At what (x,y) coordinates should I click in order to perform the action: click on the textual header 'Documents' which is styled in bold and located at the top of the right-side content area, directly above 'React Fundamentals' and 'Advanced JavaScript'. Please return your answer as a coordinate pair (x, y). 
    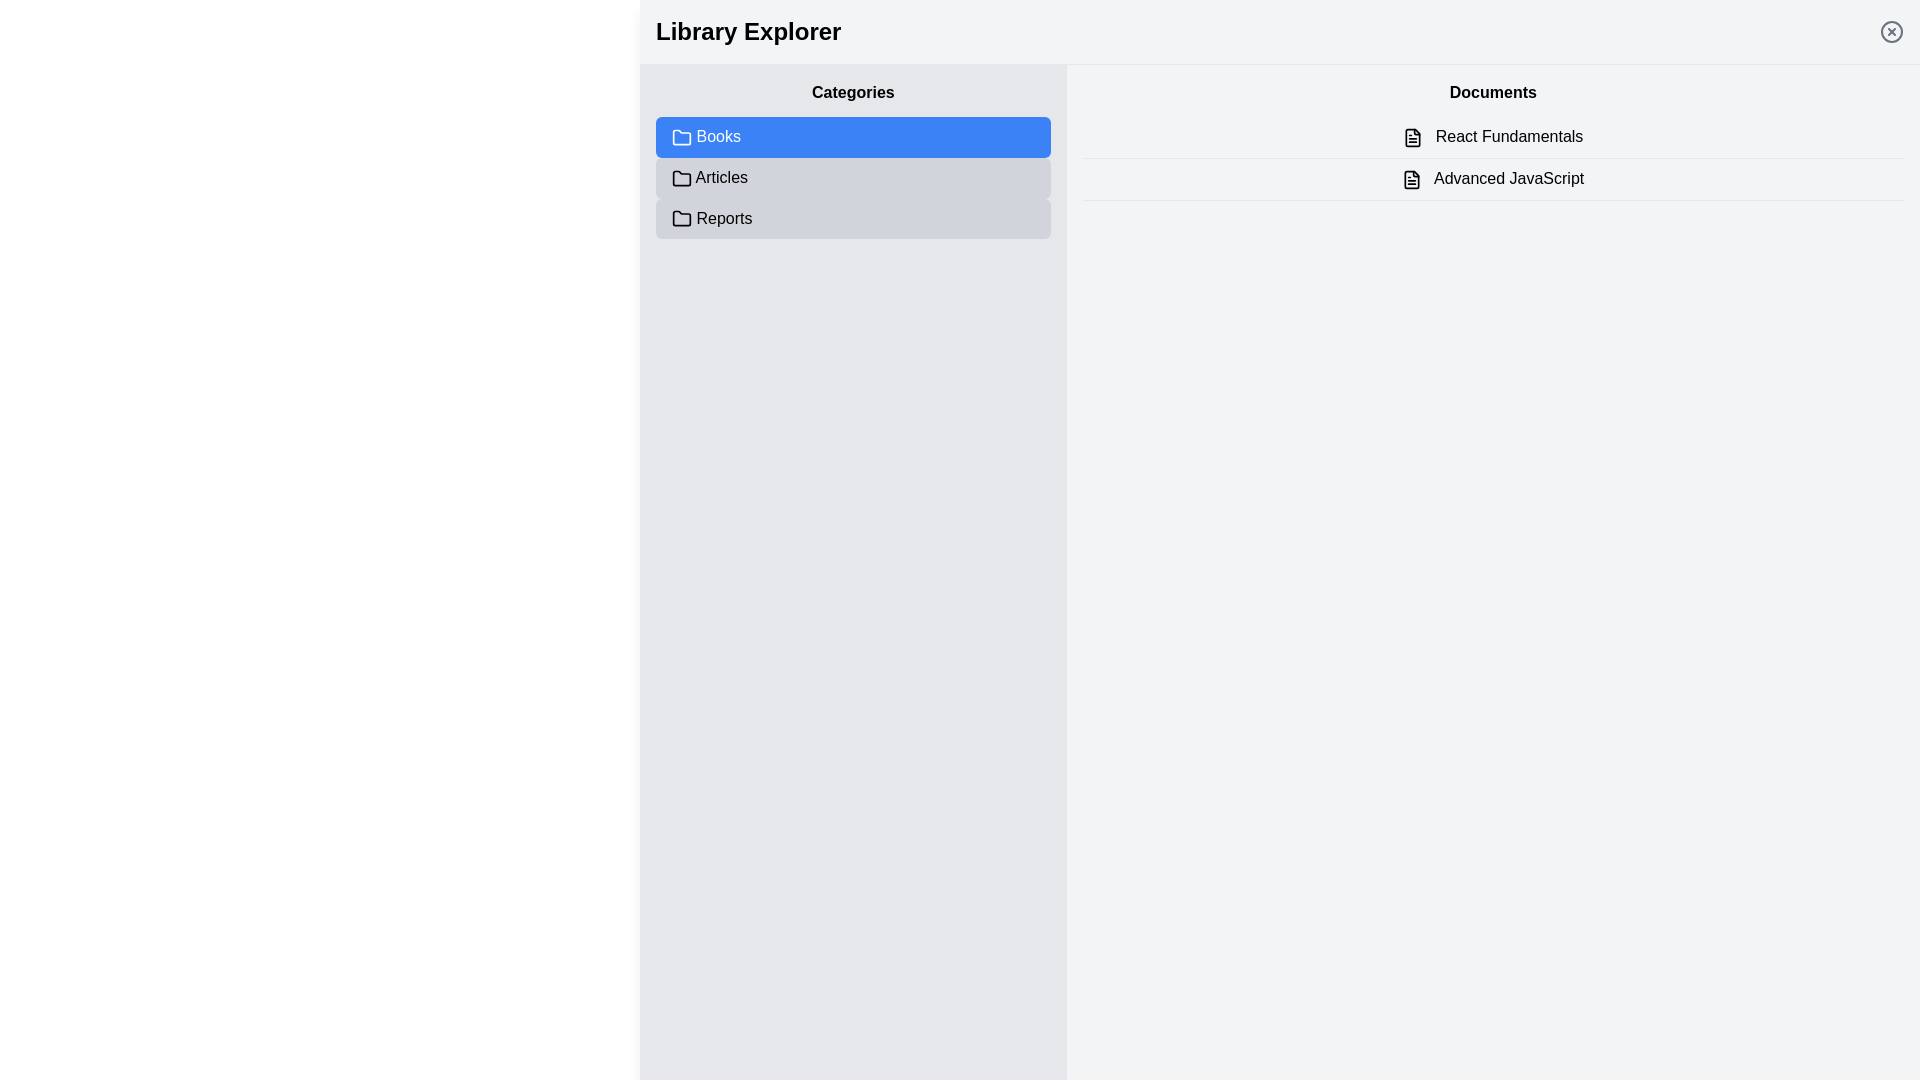
    Looking at the image, I should click on (1493, 92).